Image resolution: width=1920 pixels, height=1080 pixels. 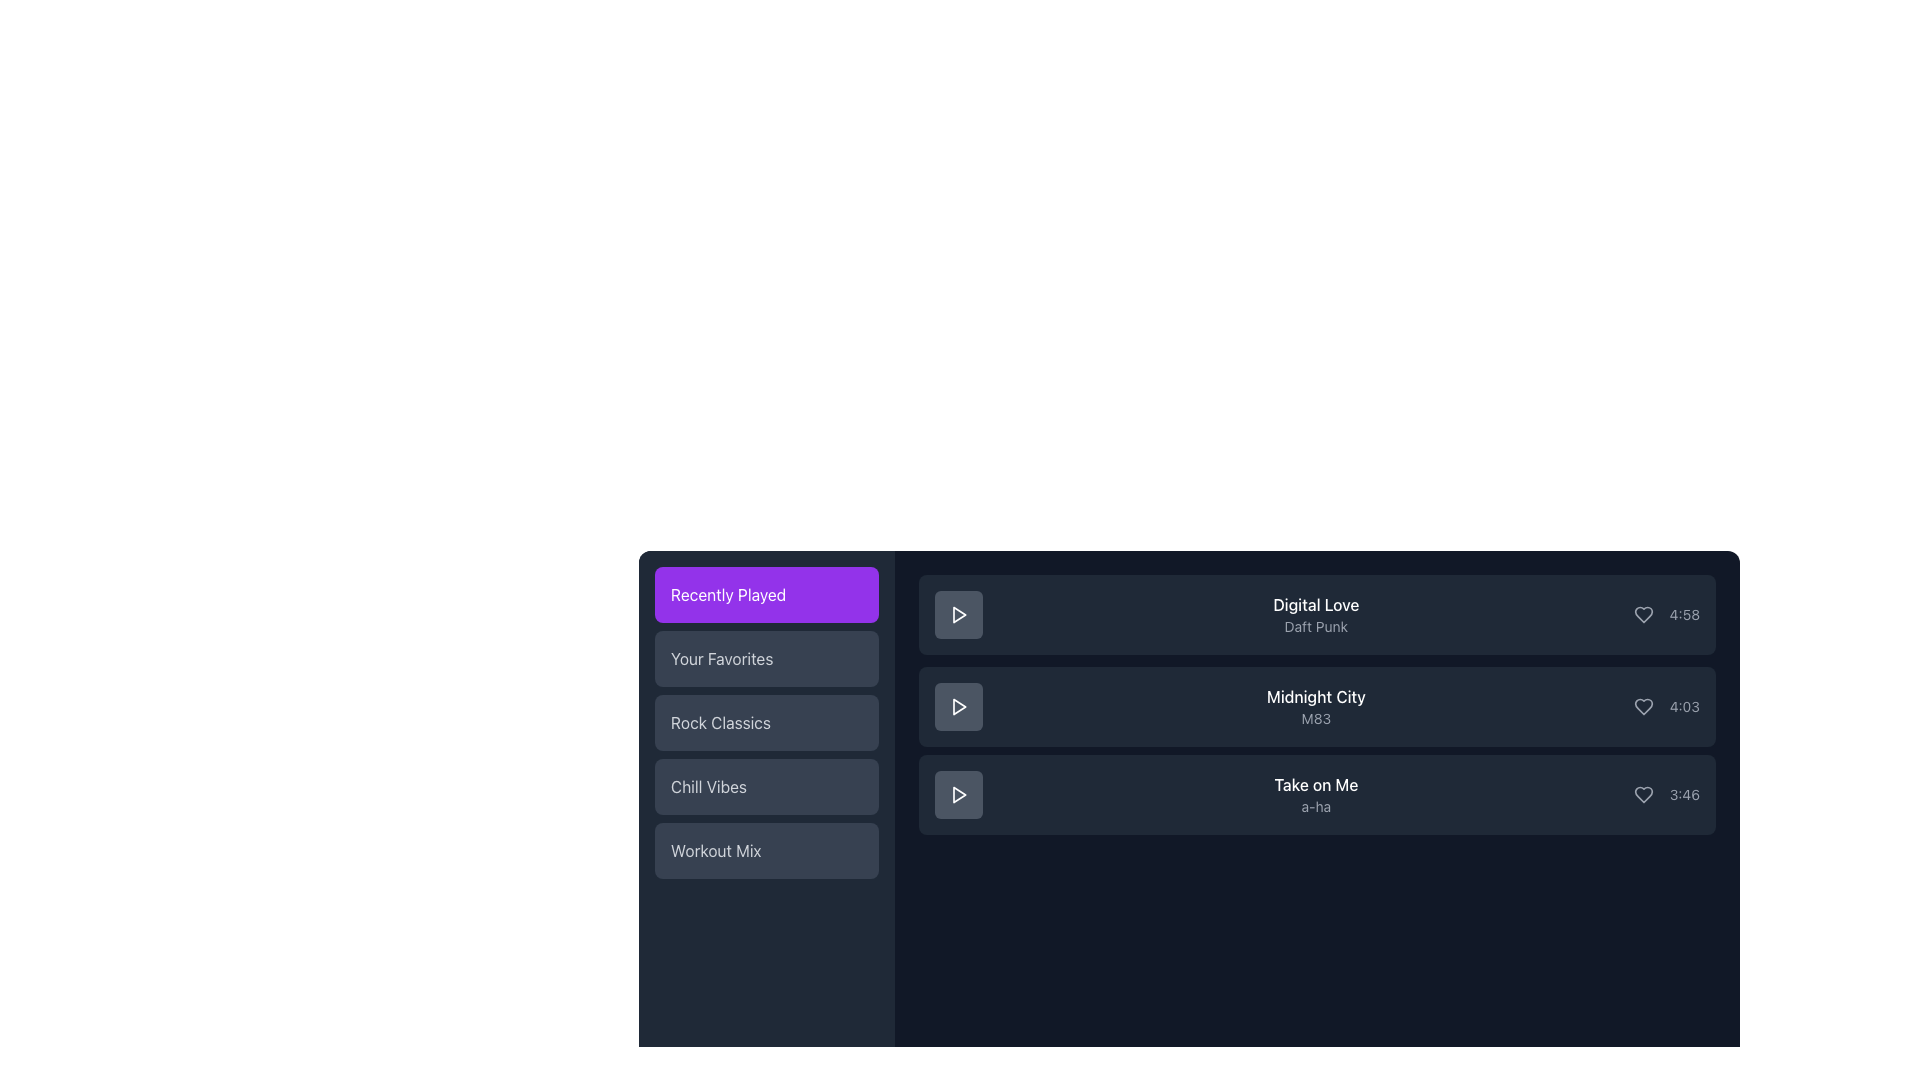 I want to click on text label positioned below the 'Take on Me' title, which provides additional information about the musical track, so click(x=1316, y=805).